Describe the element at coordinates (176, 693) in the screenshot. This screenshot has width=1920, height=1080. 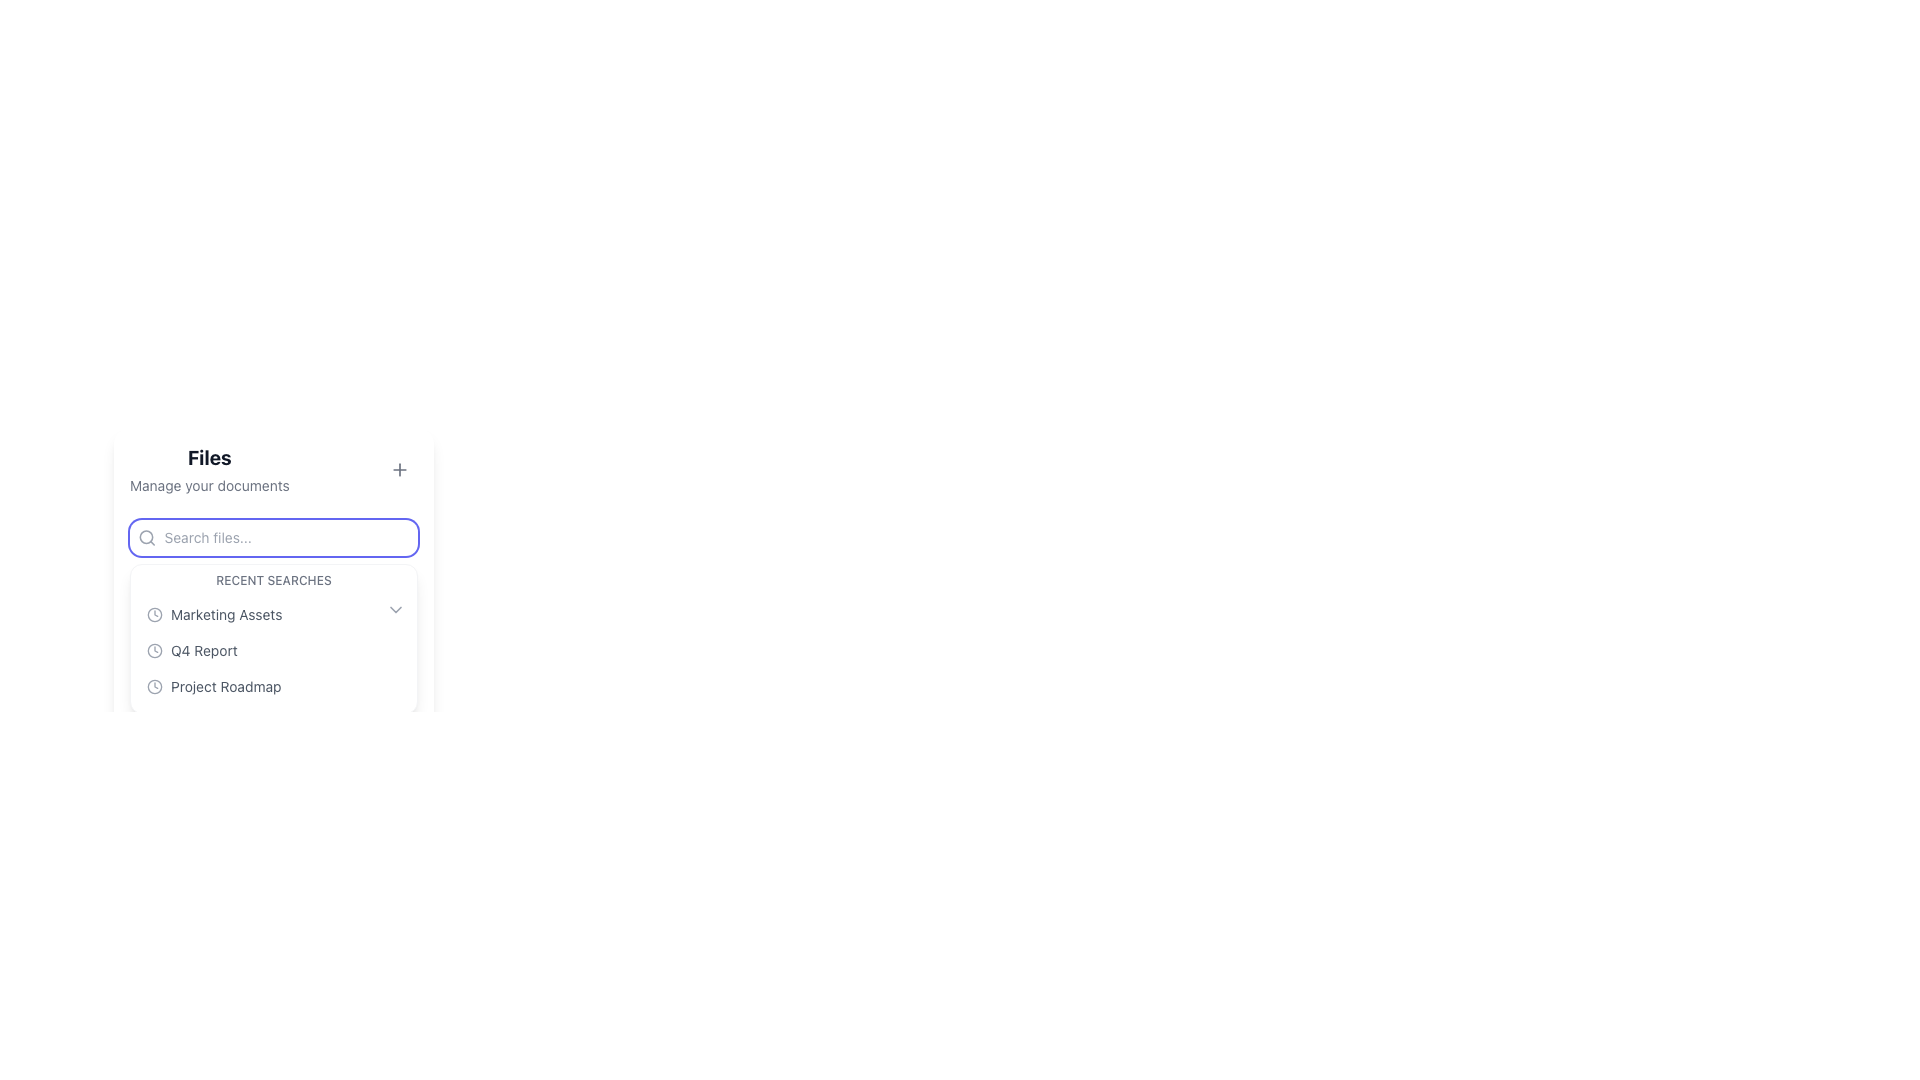
I see `the file icon located to the left of the text 'Project Roadmap' in the 'Recent Searches' section` at that location.